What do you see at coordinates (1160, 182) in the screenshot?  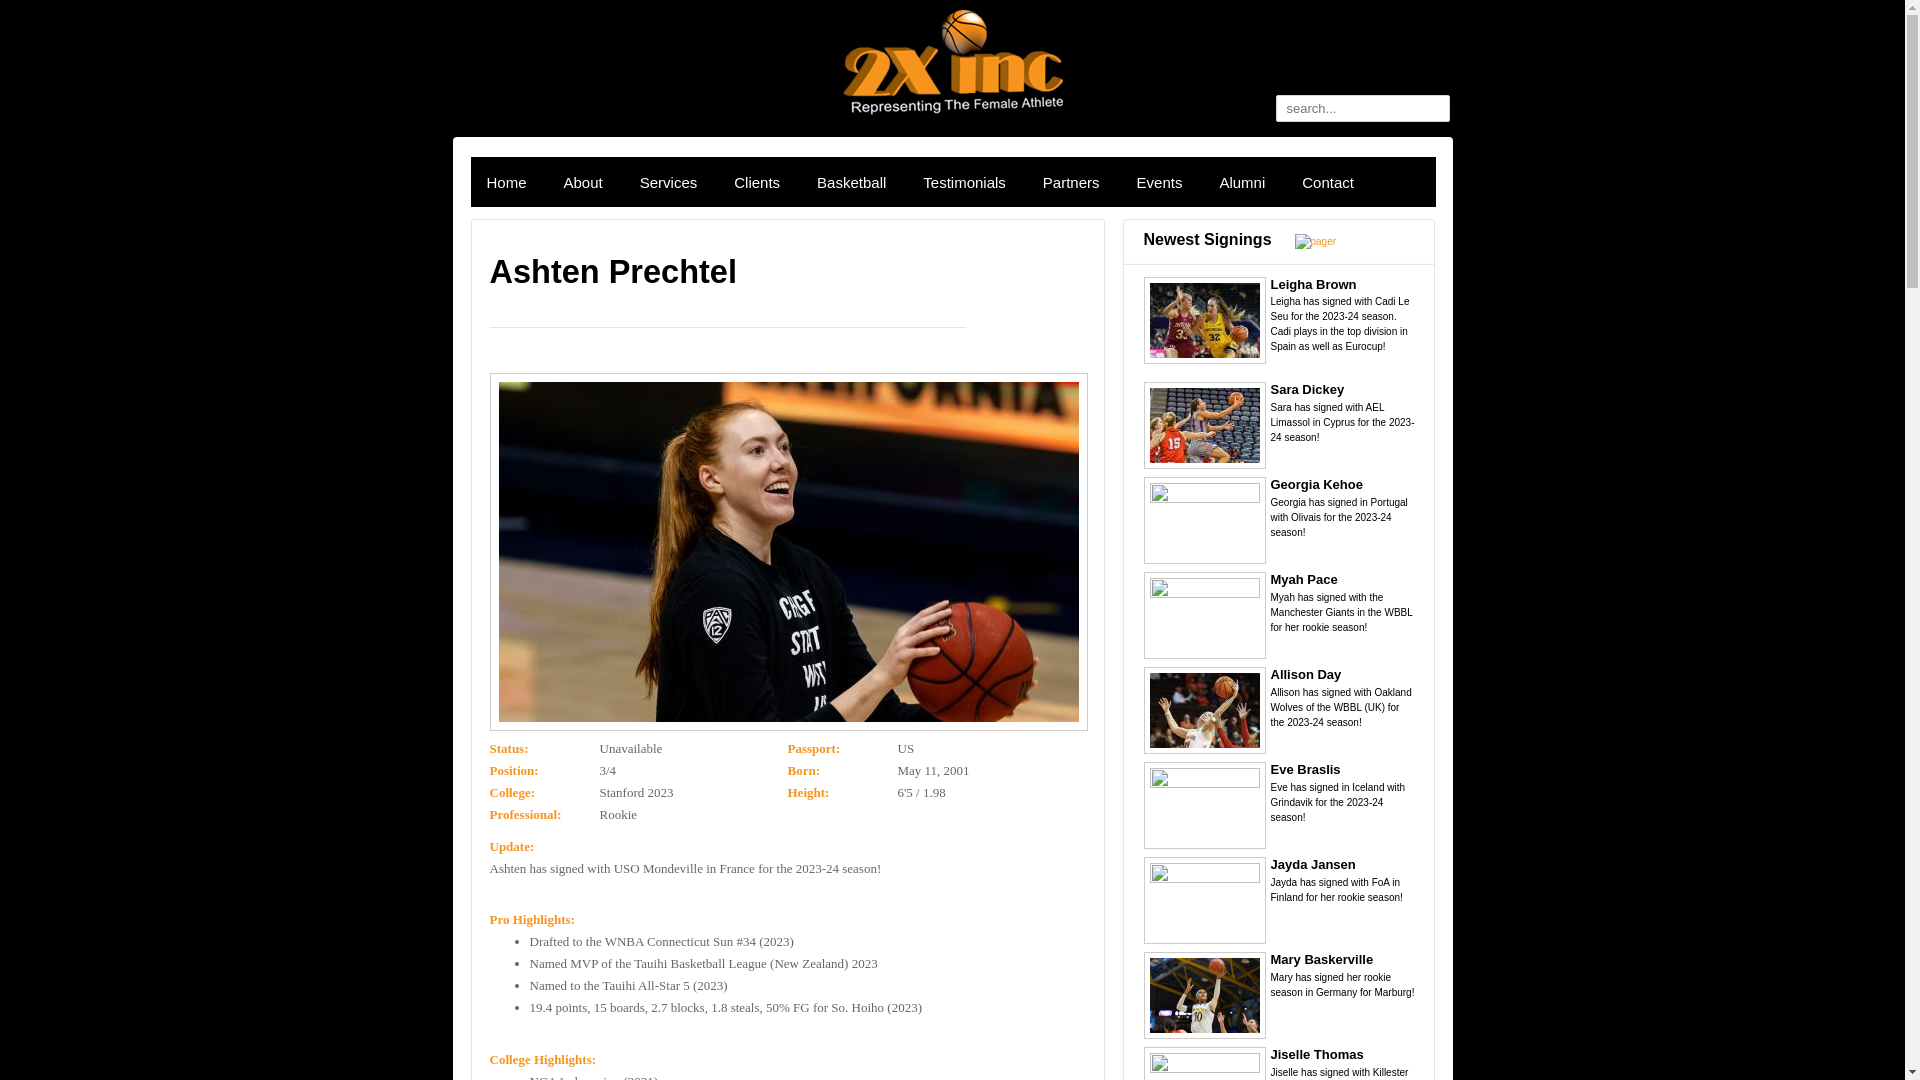 I see `'Events'` at bounding box center [1160, 182].